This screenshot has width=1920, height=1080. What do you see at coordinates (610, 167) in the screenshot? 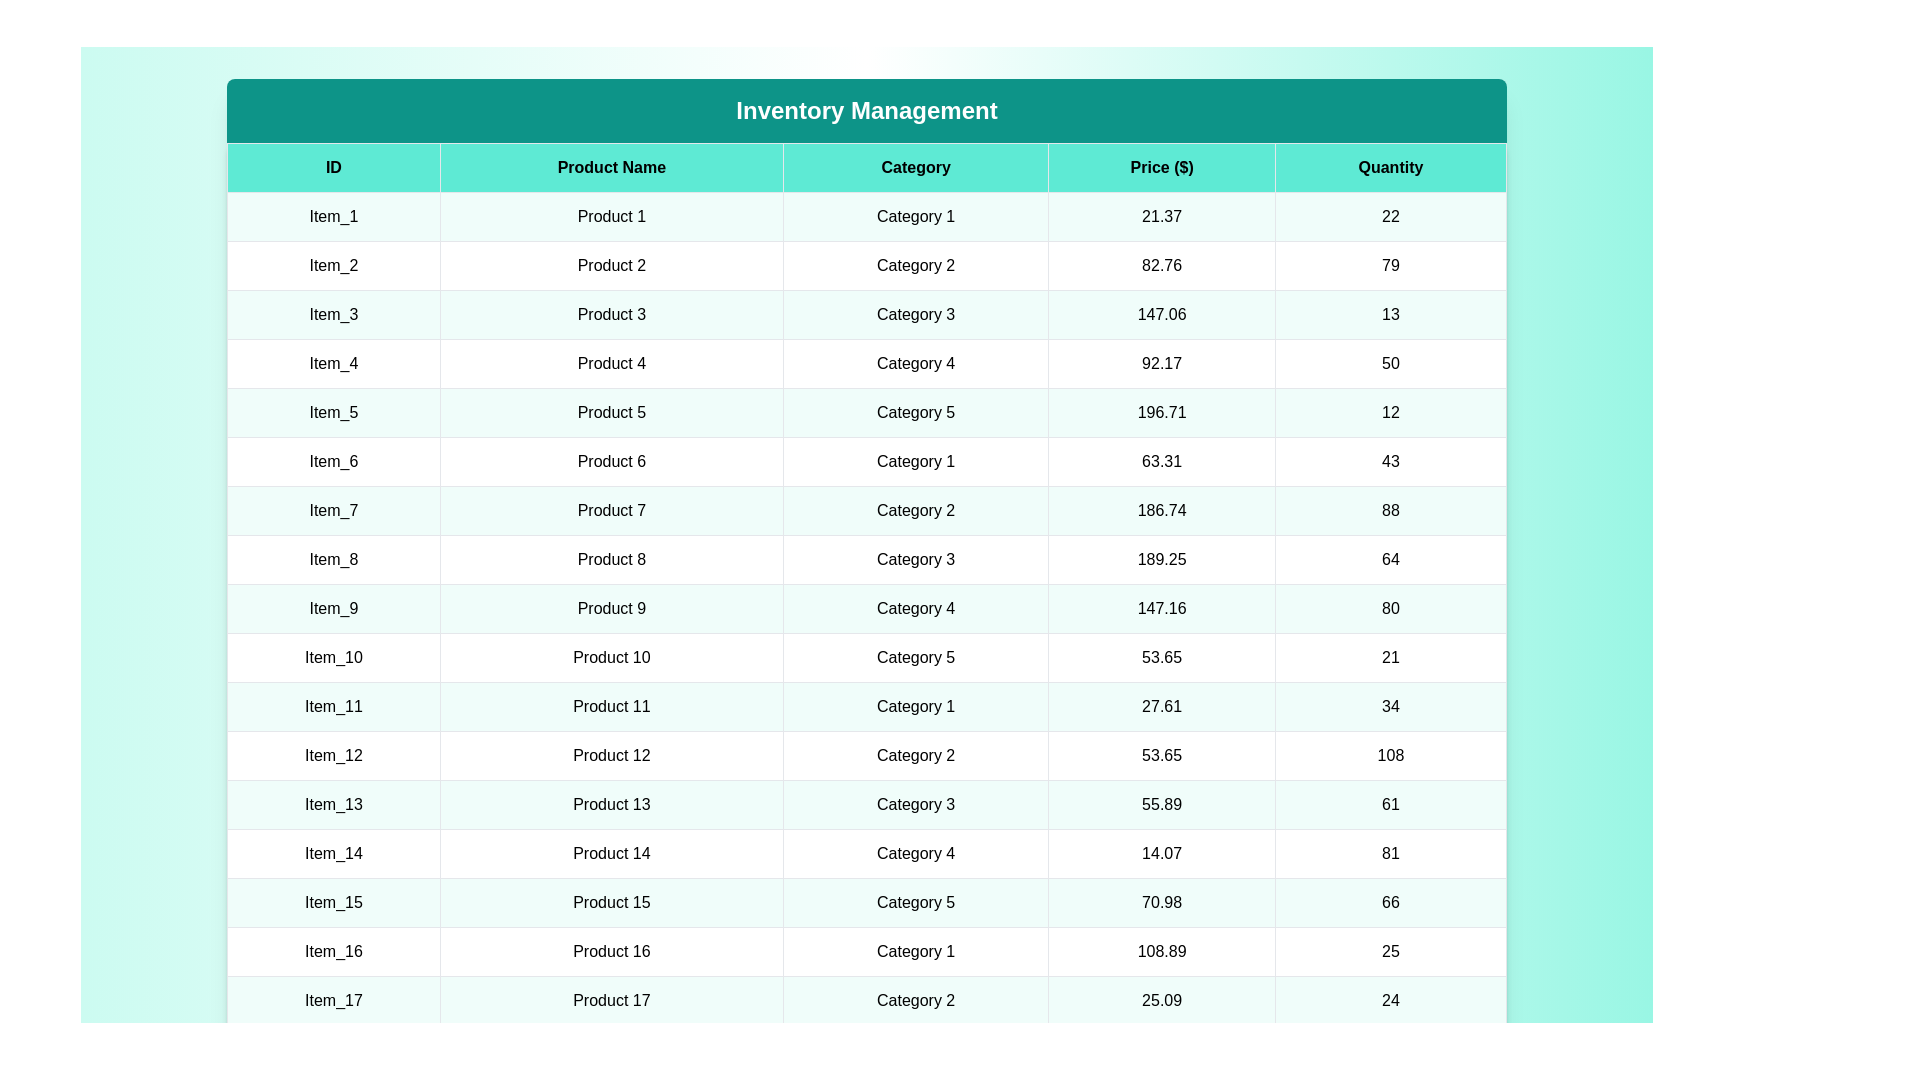
I see `the column header Product Name to sort the table by that column` at bounding box center [610, 167].